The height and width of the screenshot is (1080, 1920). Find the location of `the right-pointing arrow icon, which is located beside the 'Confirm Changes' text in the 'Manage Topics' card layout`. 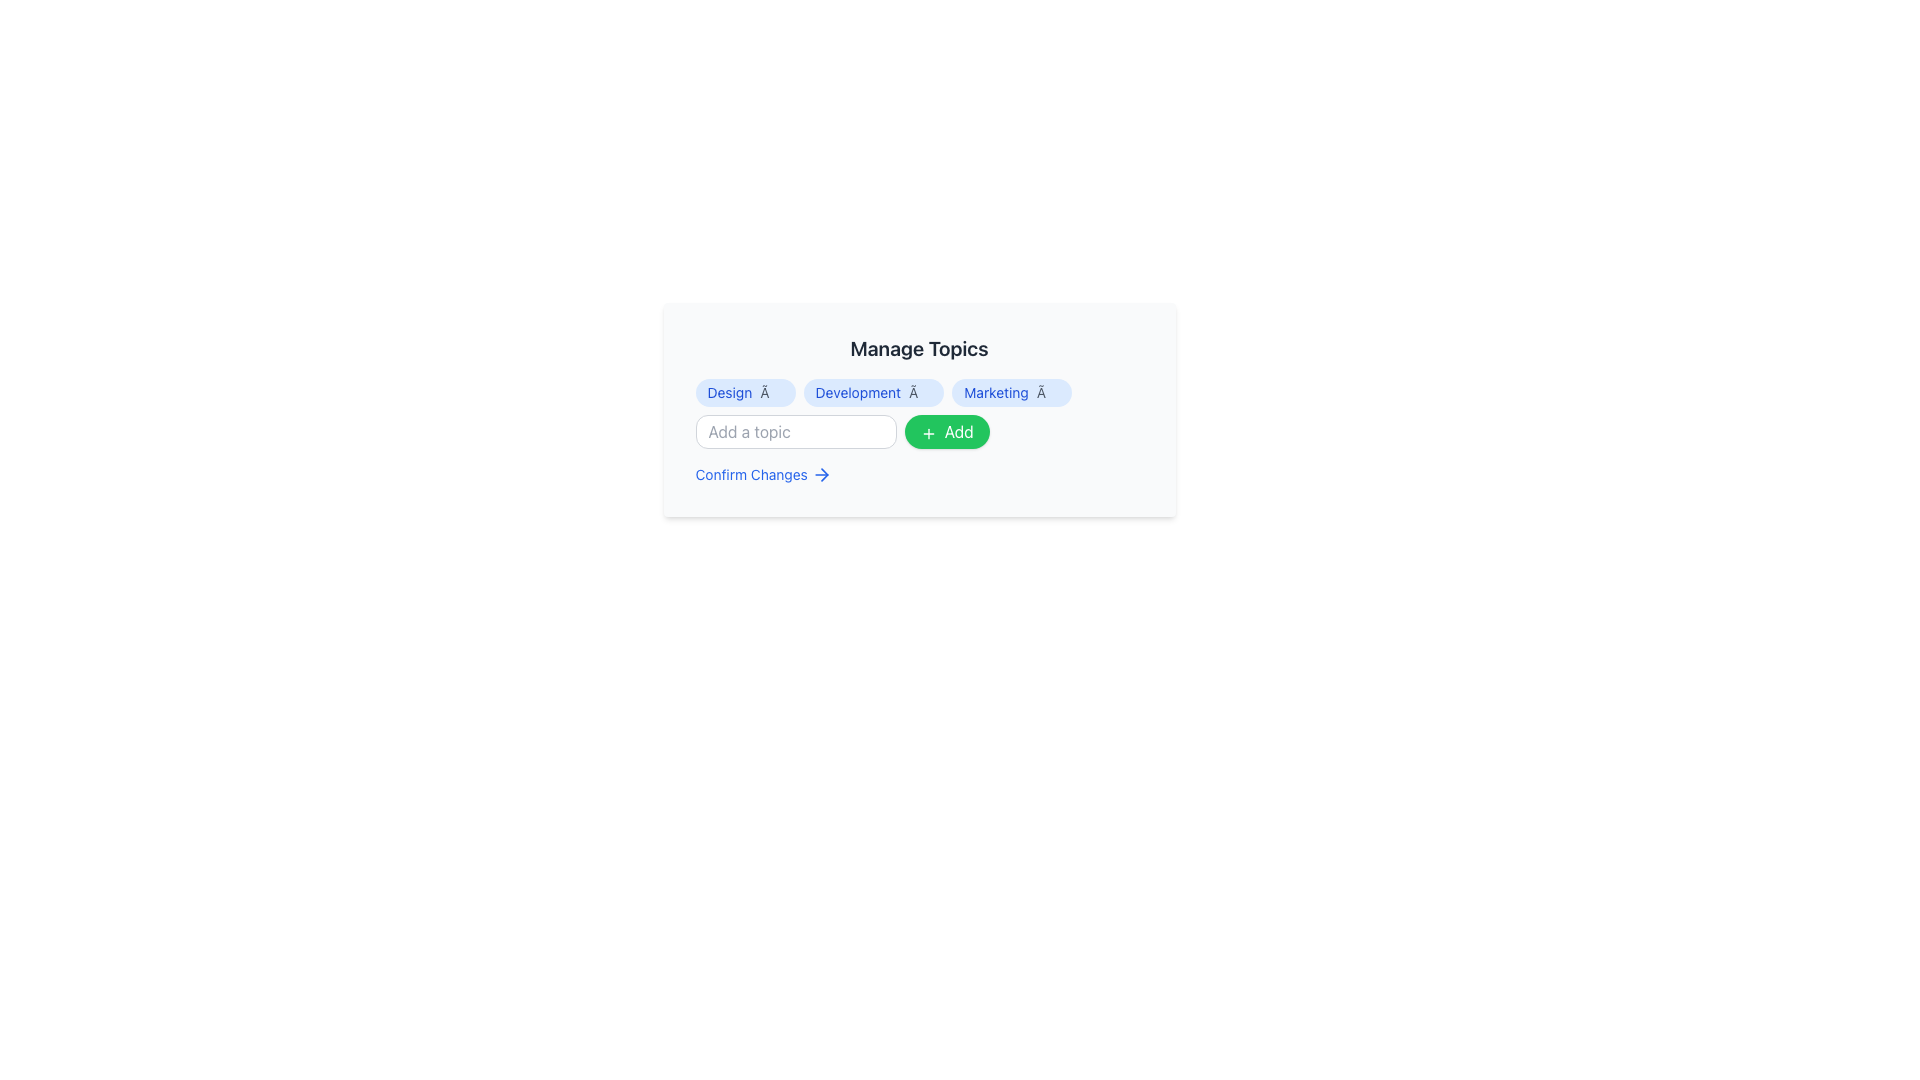

the right-pointing arrow icon, which is located beside the 'Confirm Changes' text in the 'Manage Topics' card layout is located at coordinates (824, 474).